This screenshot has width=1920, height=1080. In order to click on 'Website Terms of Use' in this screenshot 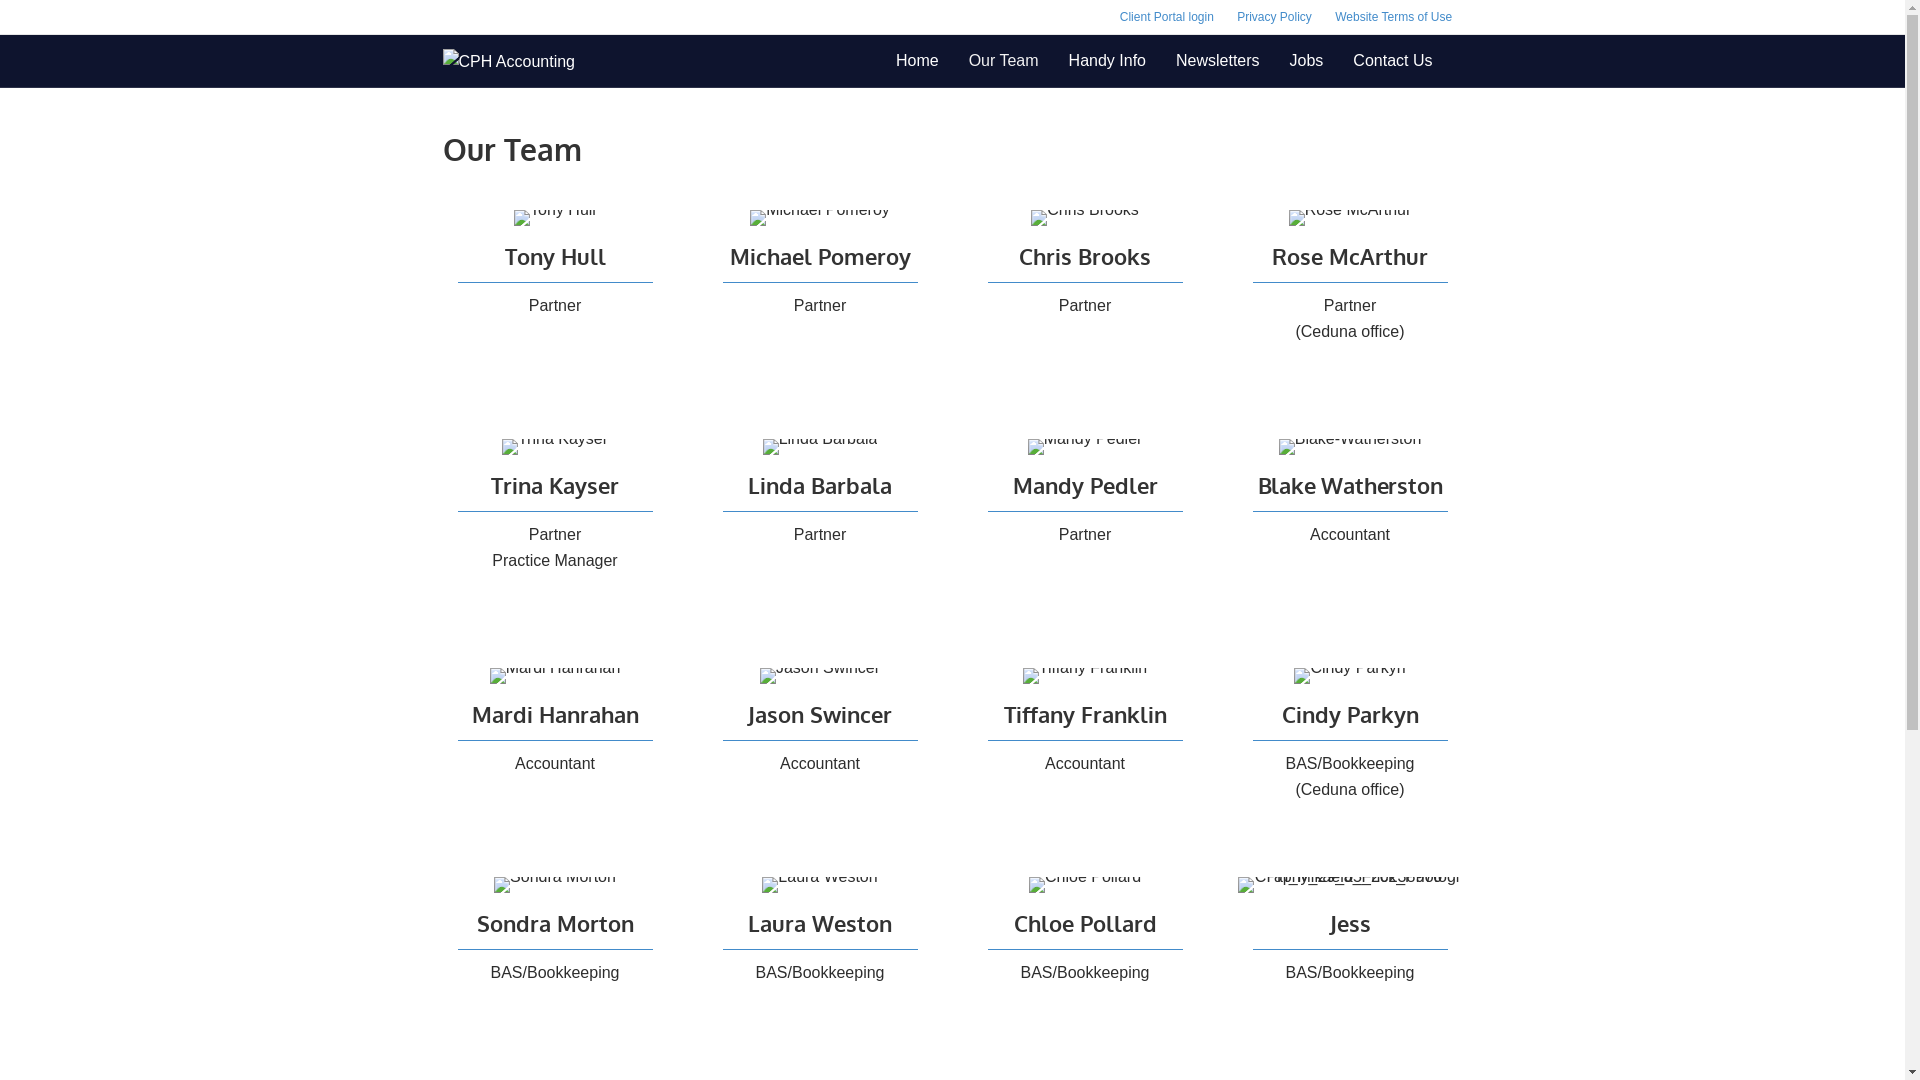, I will do `click(1392, 16)`.